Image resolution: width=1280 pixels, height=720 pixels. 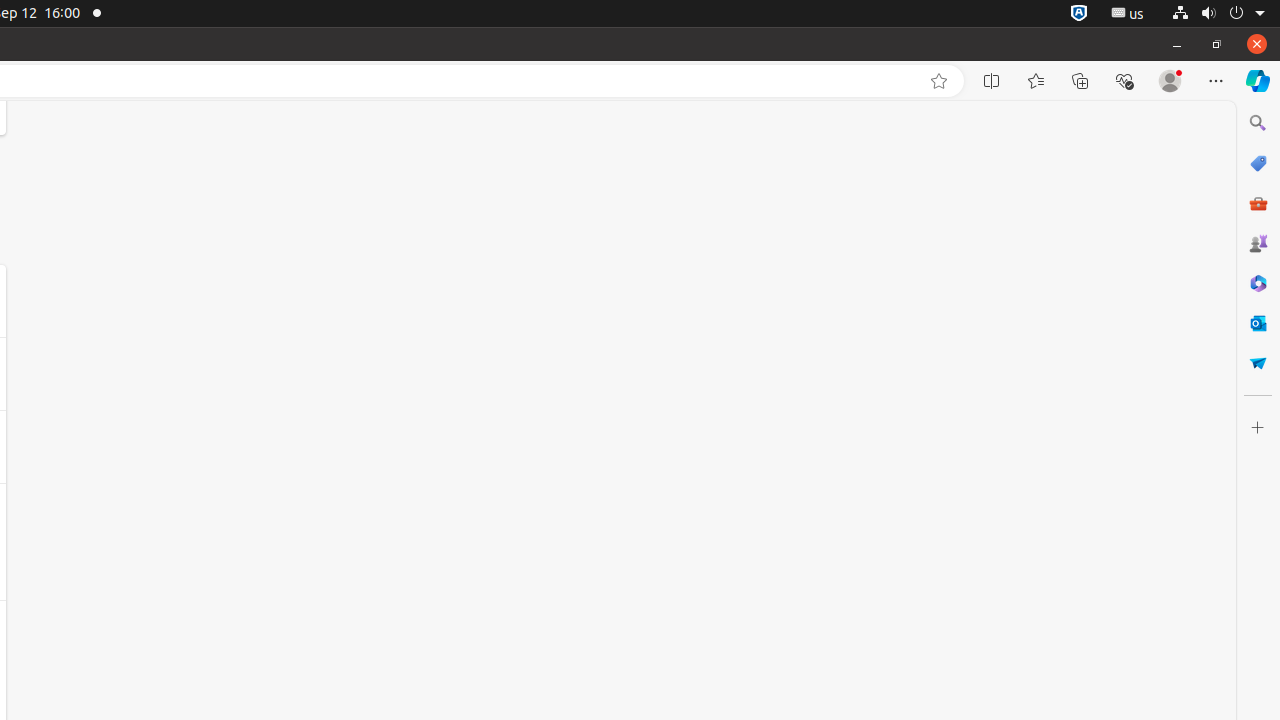 What do you see at coordinates (1256, 363) in the screenshot?
I see `'Drop'` at bounding box center [1256, 363].